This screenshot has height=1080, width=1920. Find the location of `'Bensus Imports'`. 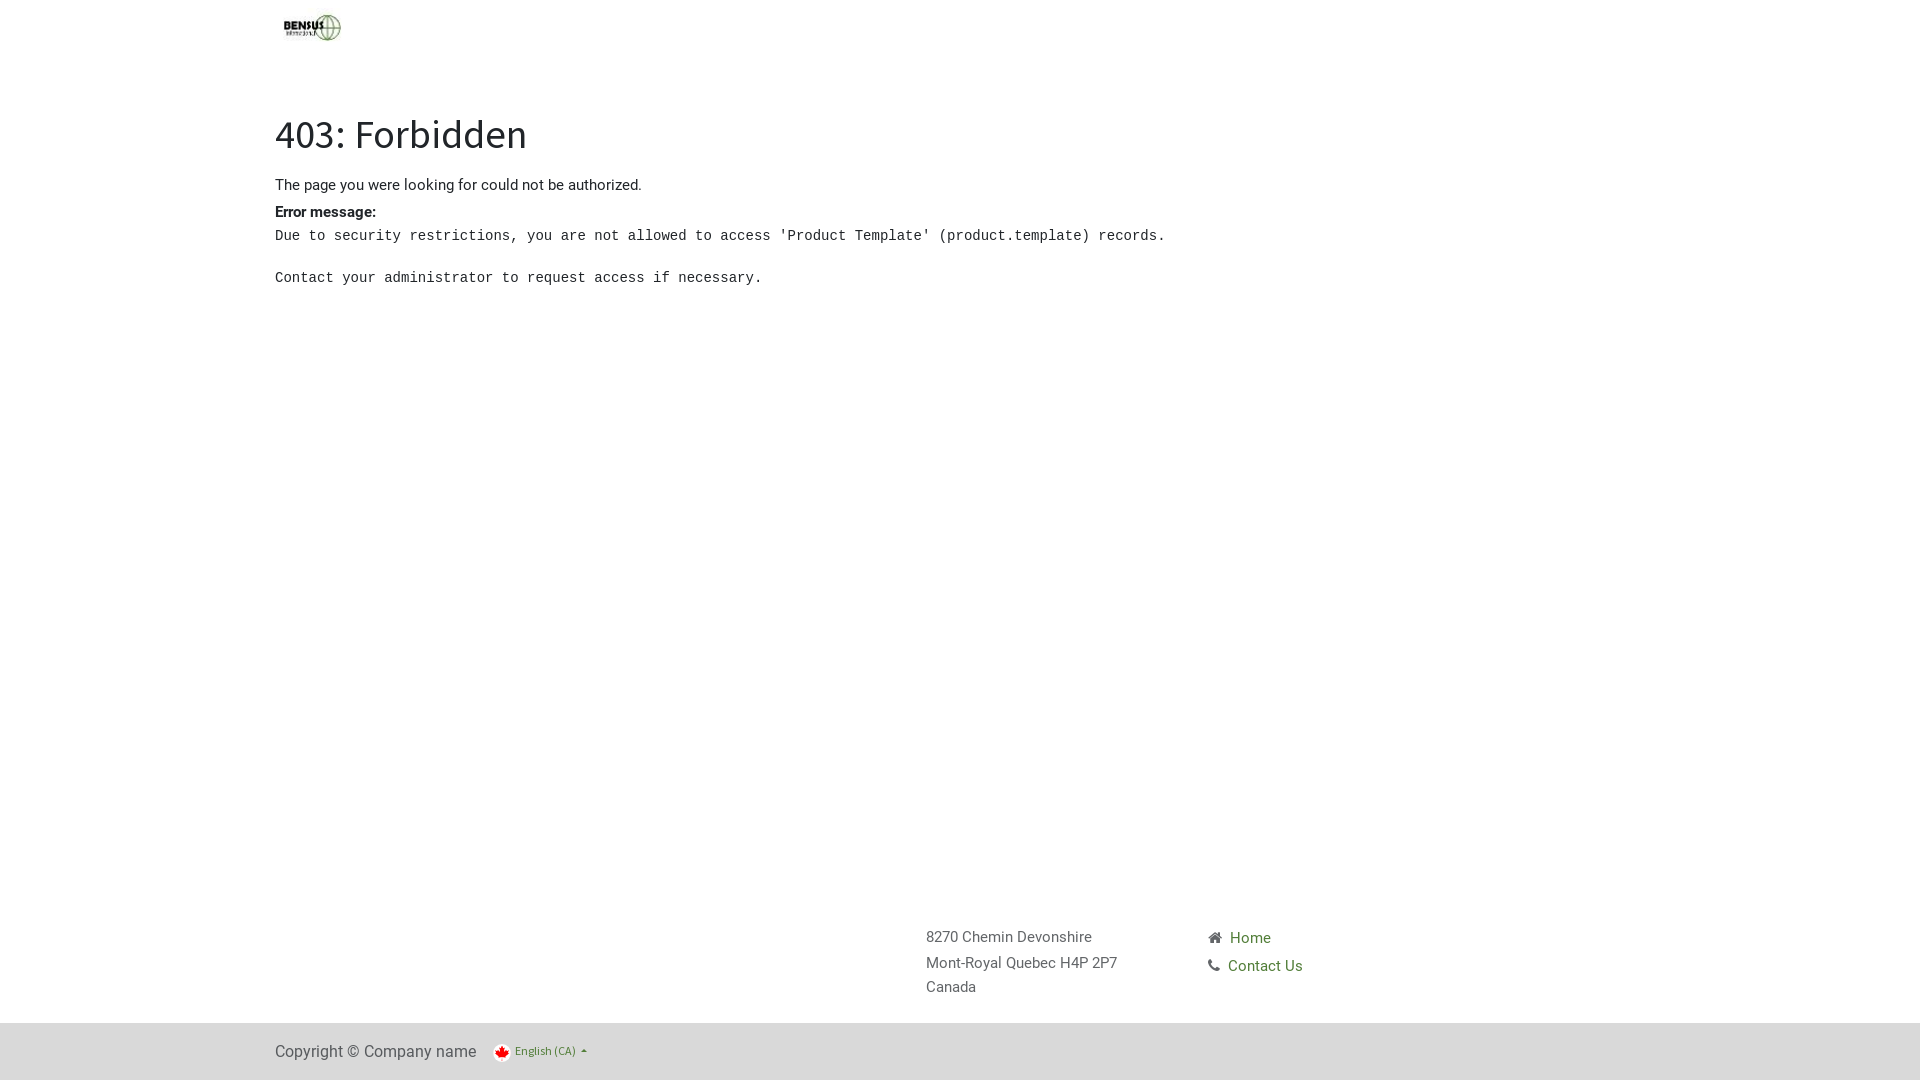

'Bensus Imports' is located at coordinates (311, 27).